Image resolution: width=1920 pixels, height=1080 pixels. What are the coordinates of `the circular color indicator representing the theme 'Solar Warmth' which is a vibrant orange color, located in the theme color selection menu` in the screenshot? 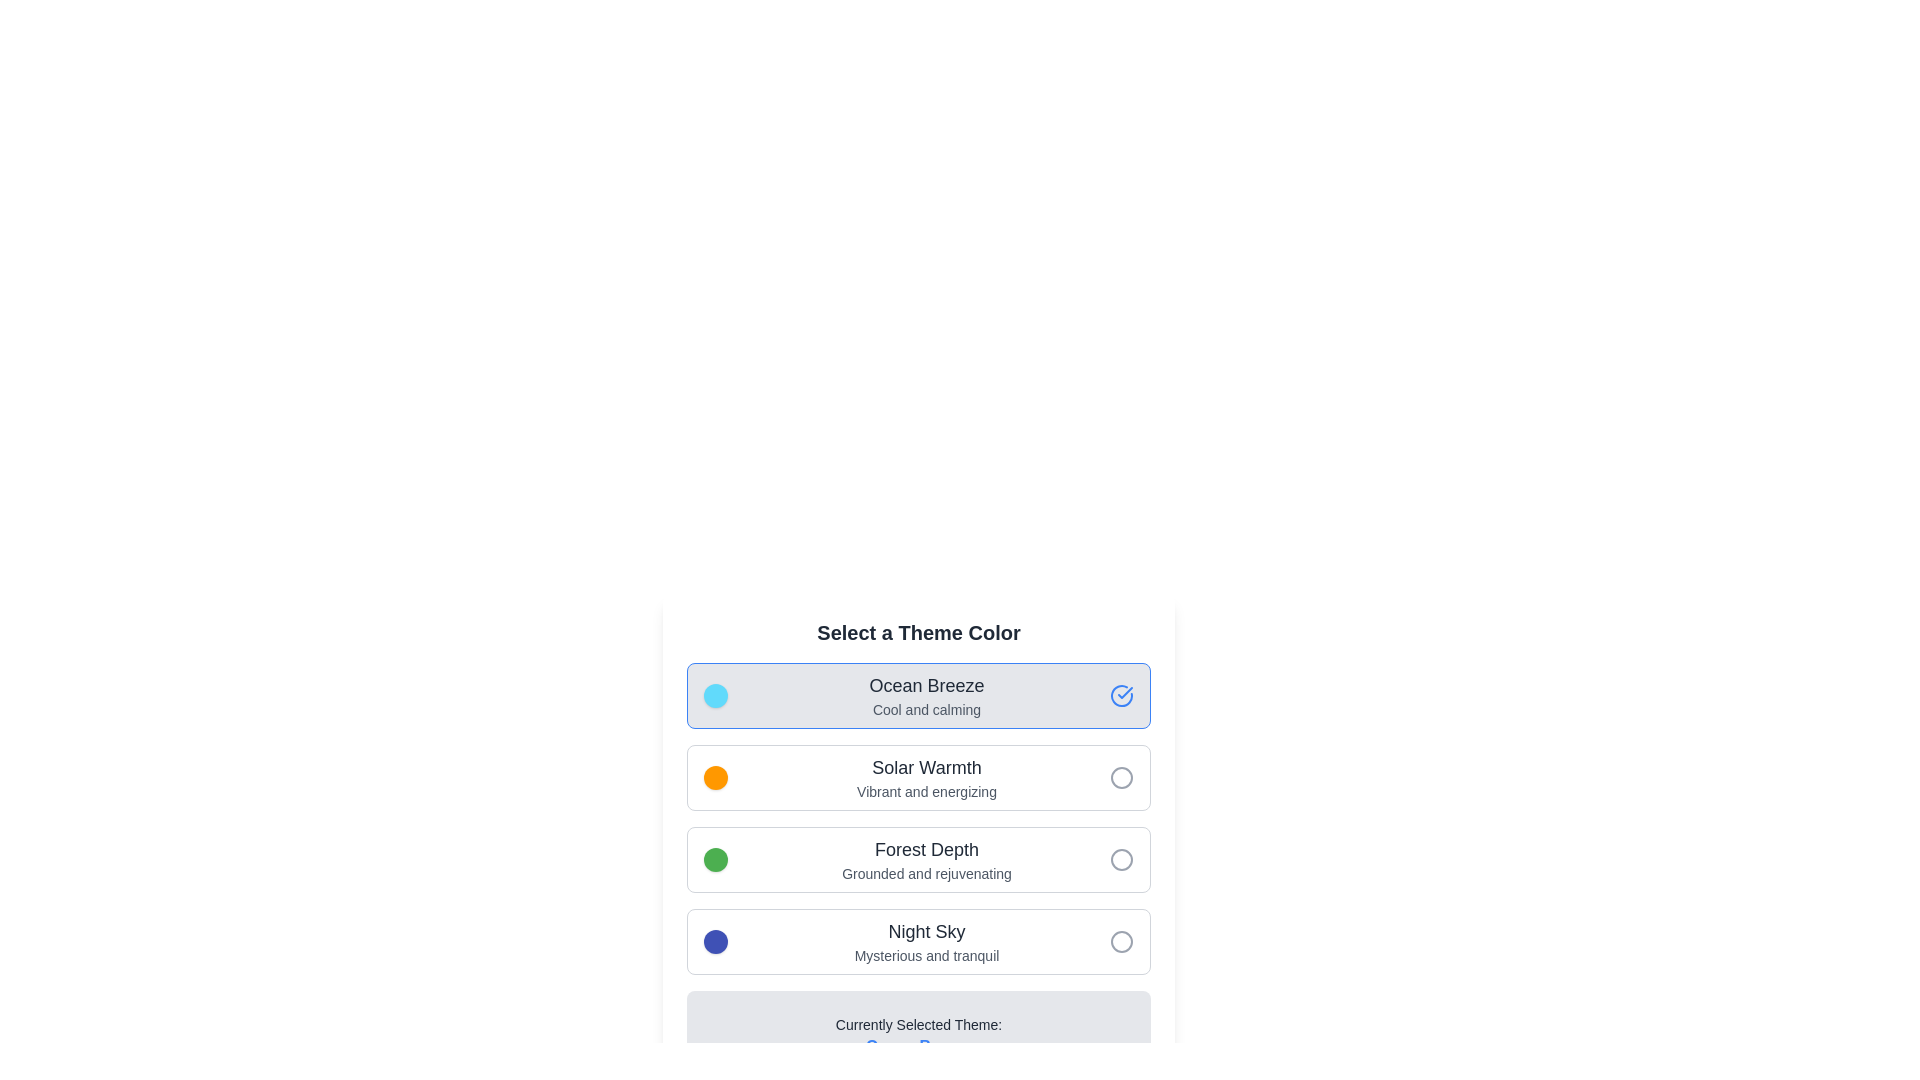 It's located at (715, 777).